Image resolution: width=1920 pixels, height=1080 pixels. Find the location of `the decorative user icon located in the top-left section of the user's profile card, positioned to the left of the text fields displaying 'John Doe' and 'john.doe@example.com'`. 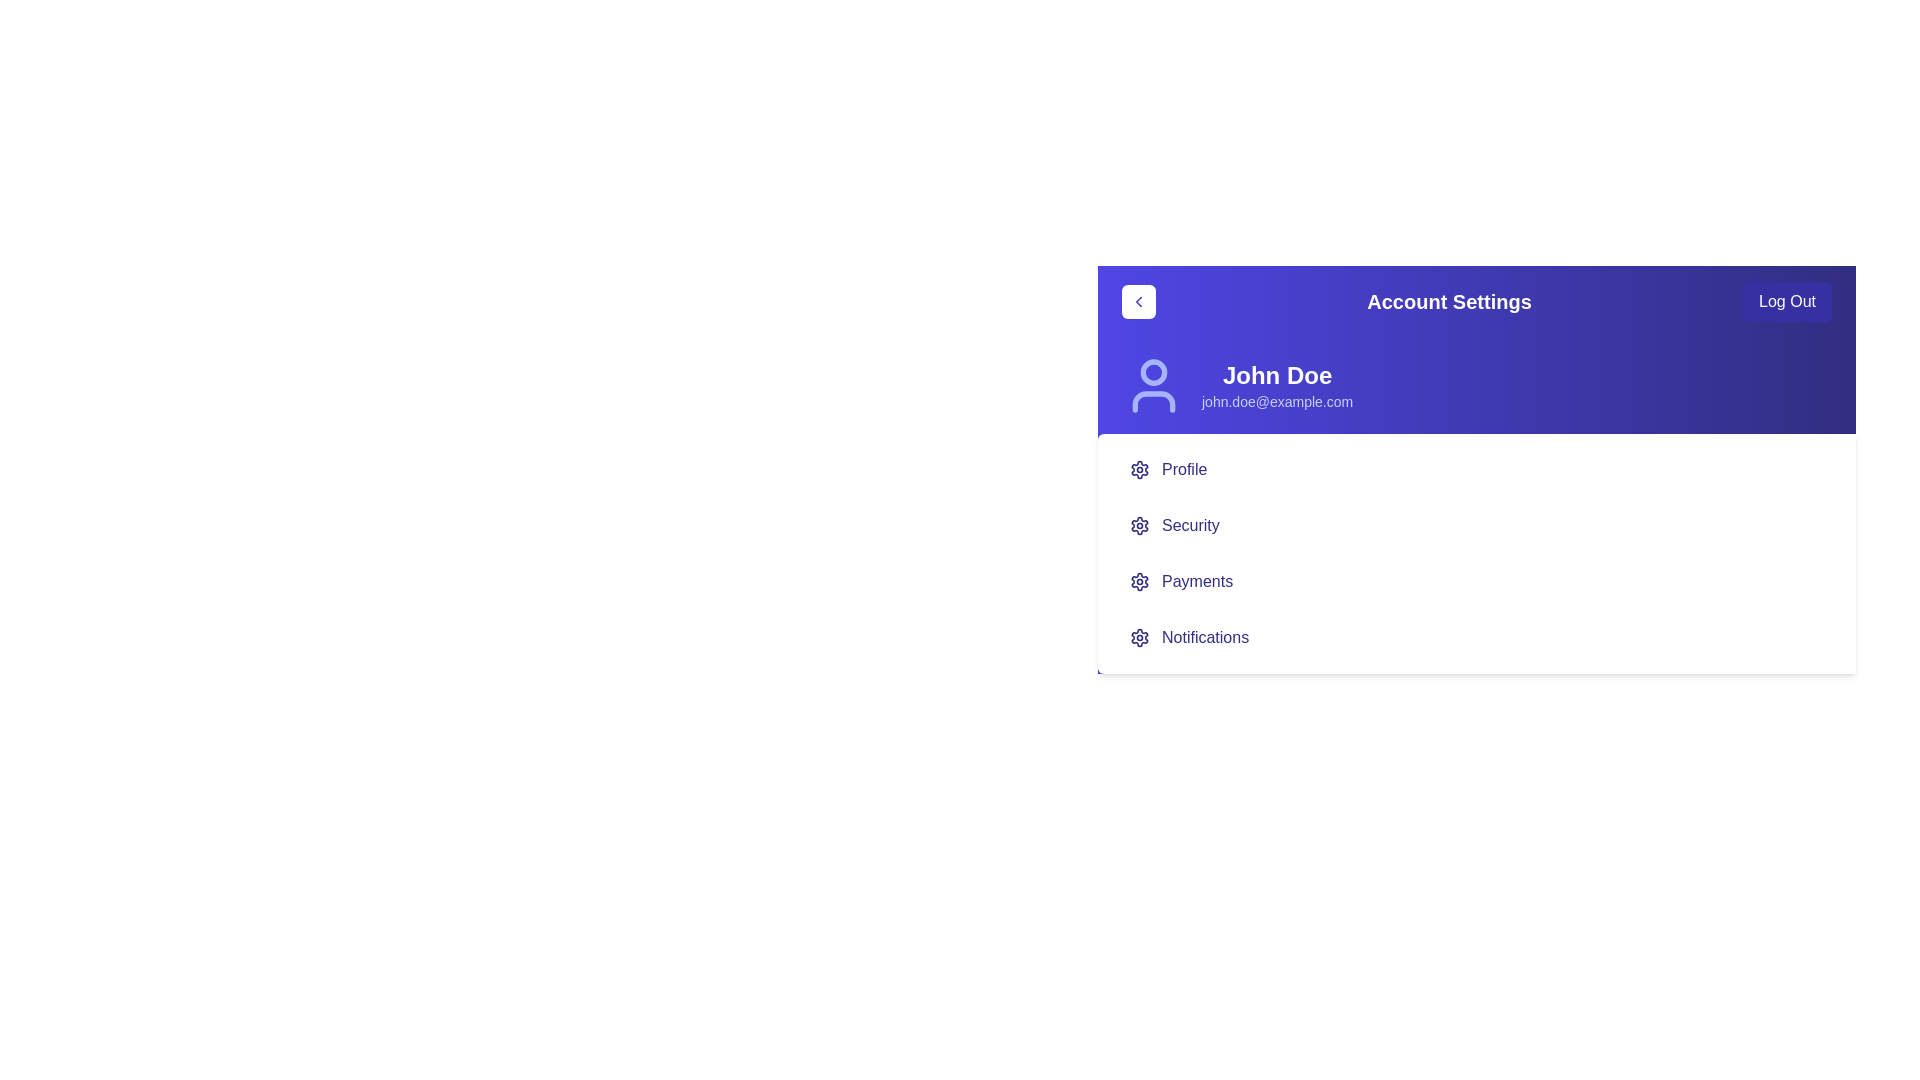

the decorative user icon located in the top-left section of the user's profile card, positioned to the left of the text fields displaying 'John Doe' and 'john.doe@example.com' is located at coordinates (1153, 385).